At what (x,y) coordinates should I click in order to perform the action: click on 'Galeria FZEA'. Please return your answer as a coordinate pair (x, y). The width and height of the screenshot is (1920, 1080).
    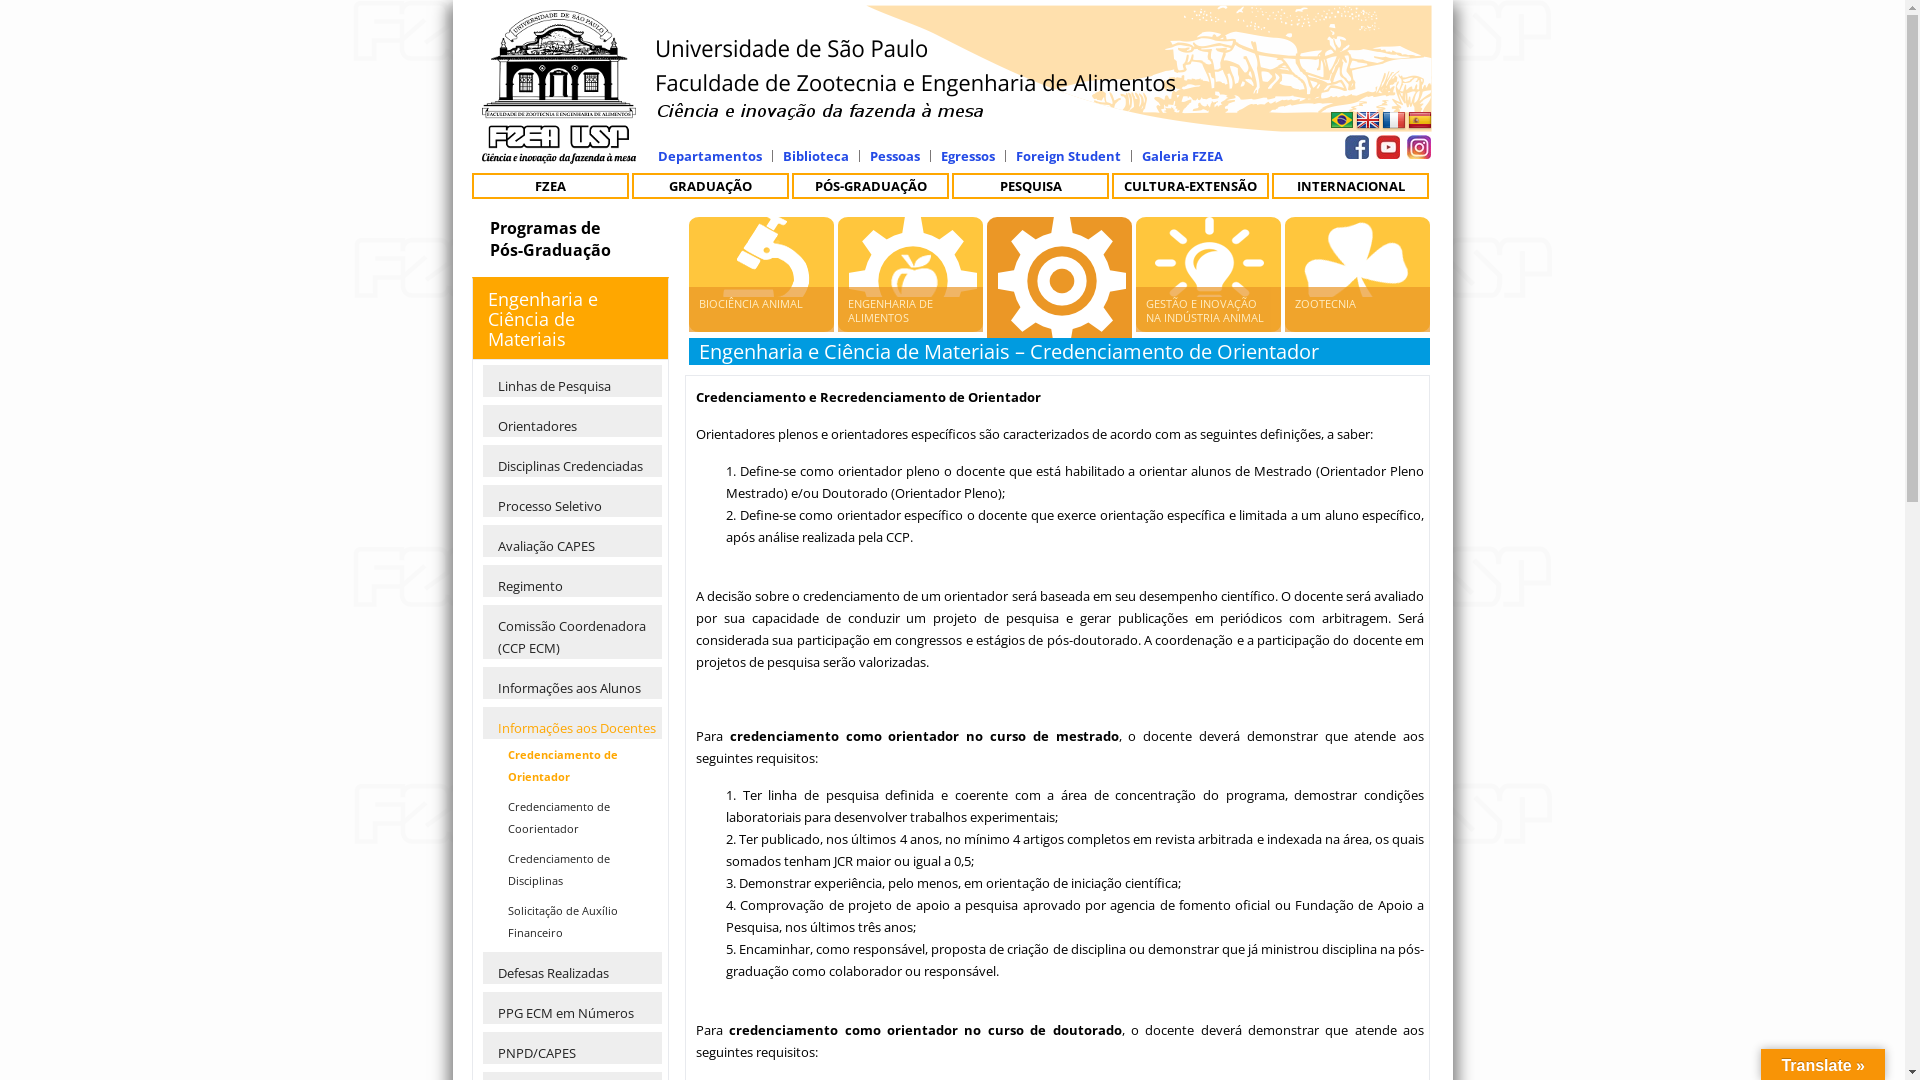
    Looking at the image, I should click on (1142, 153).